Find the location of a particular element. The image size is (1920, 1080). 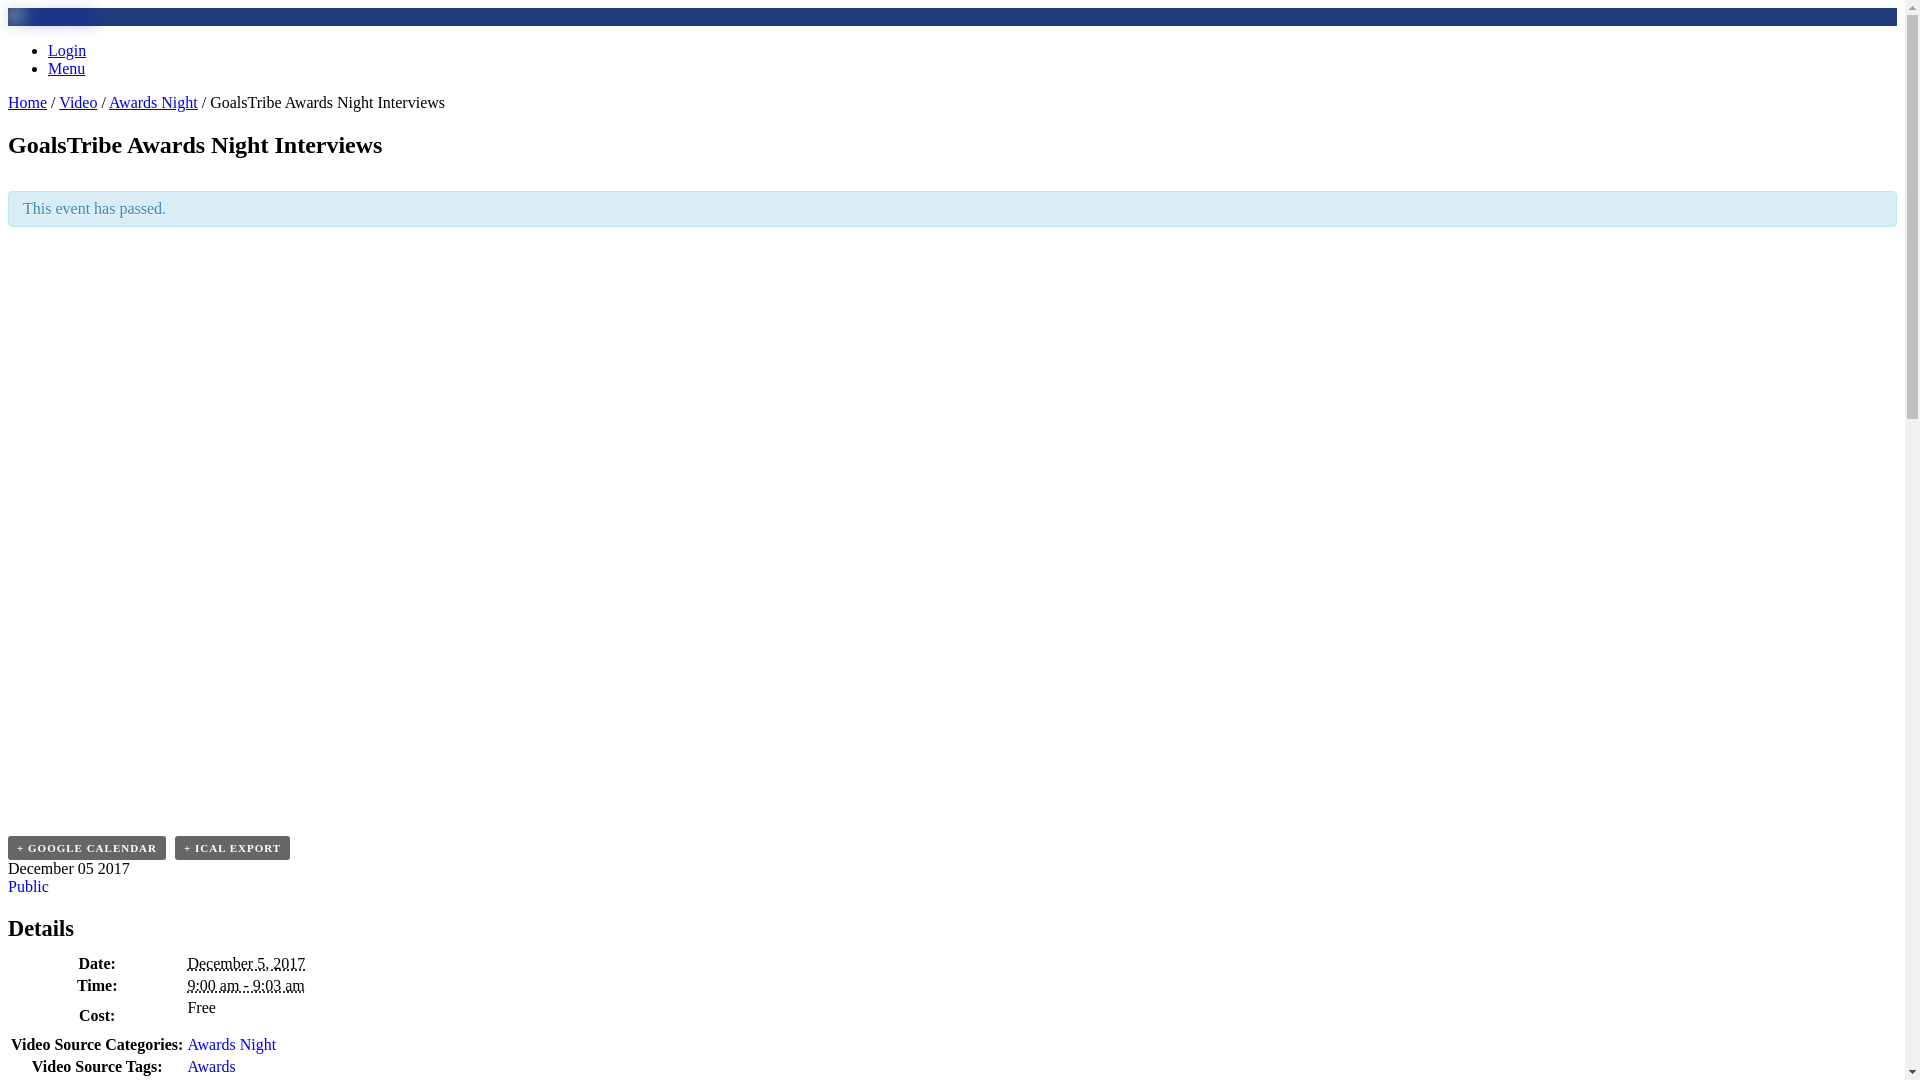

'Login' is located at coordinates (67, 49).